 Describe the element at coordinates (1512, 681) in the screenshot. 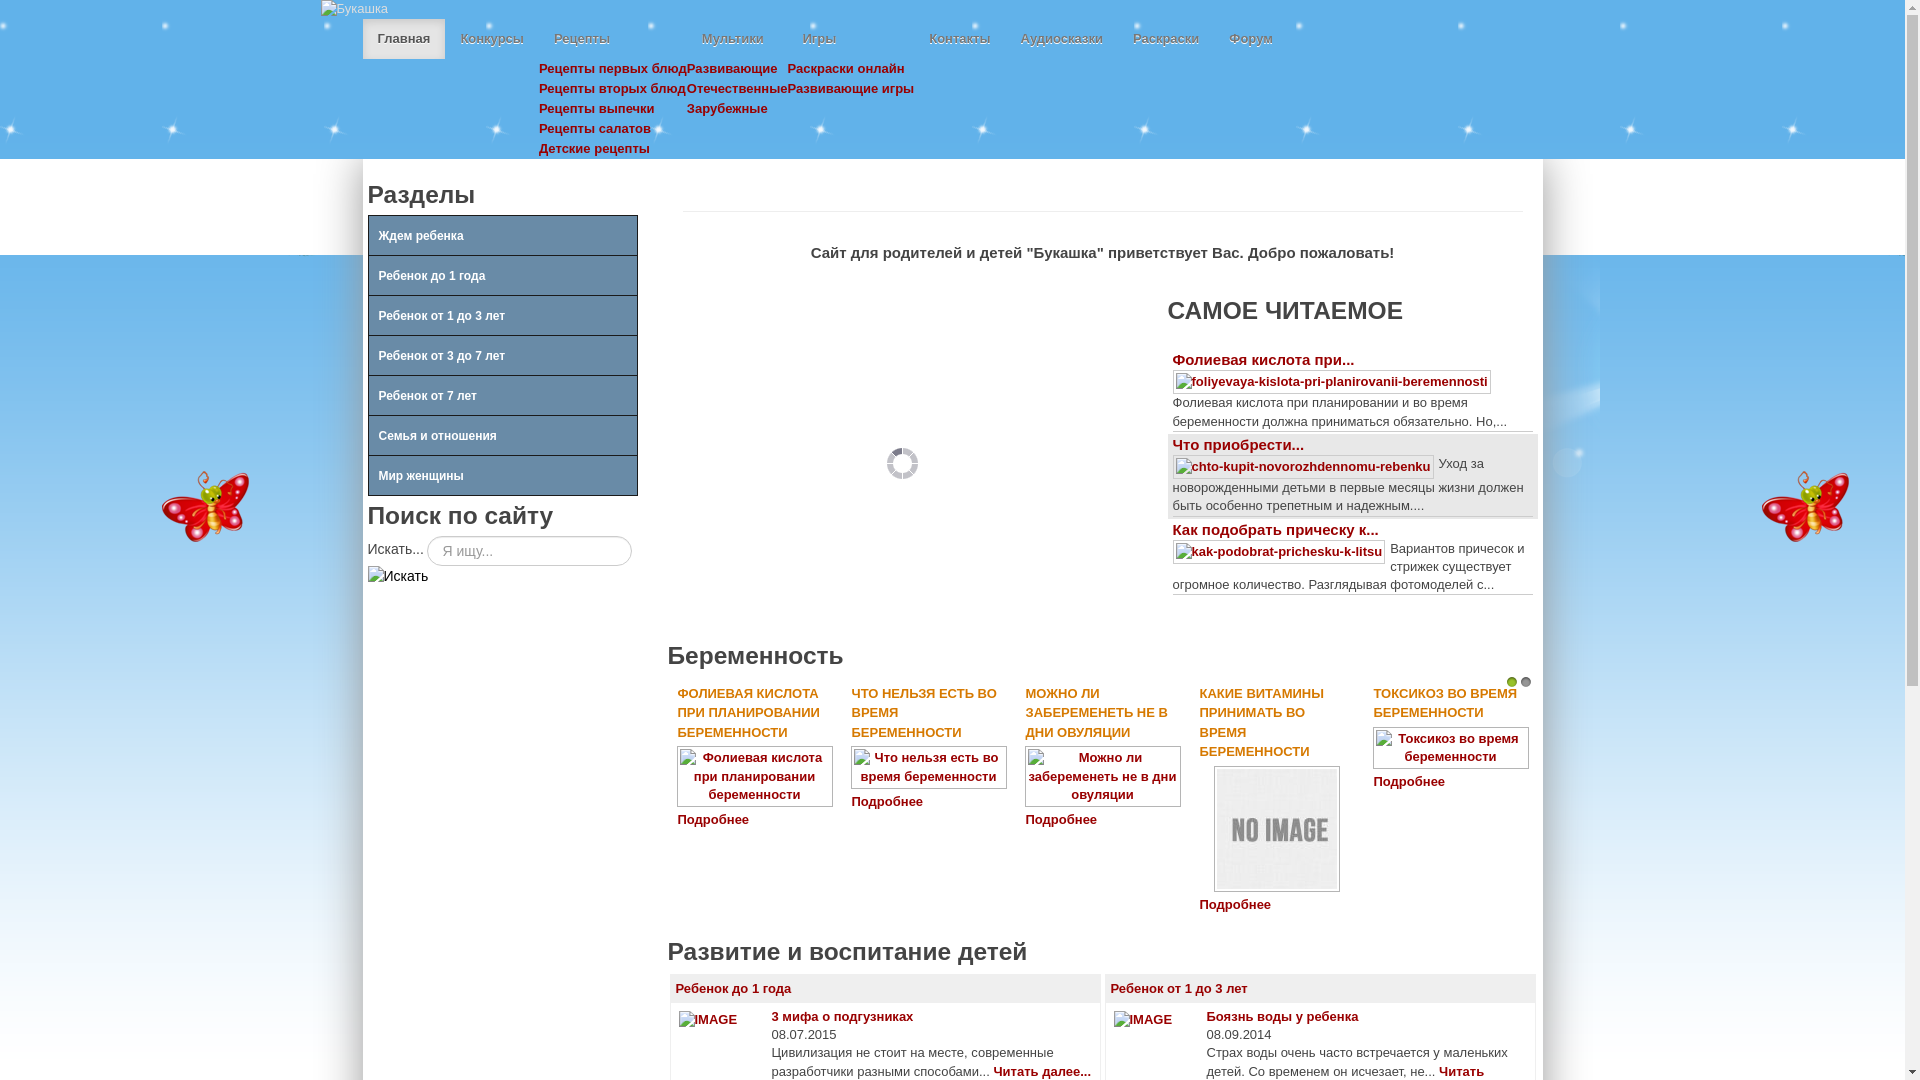

I see `'1'` at that location.